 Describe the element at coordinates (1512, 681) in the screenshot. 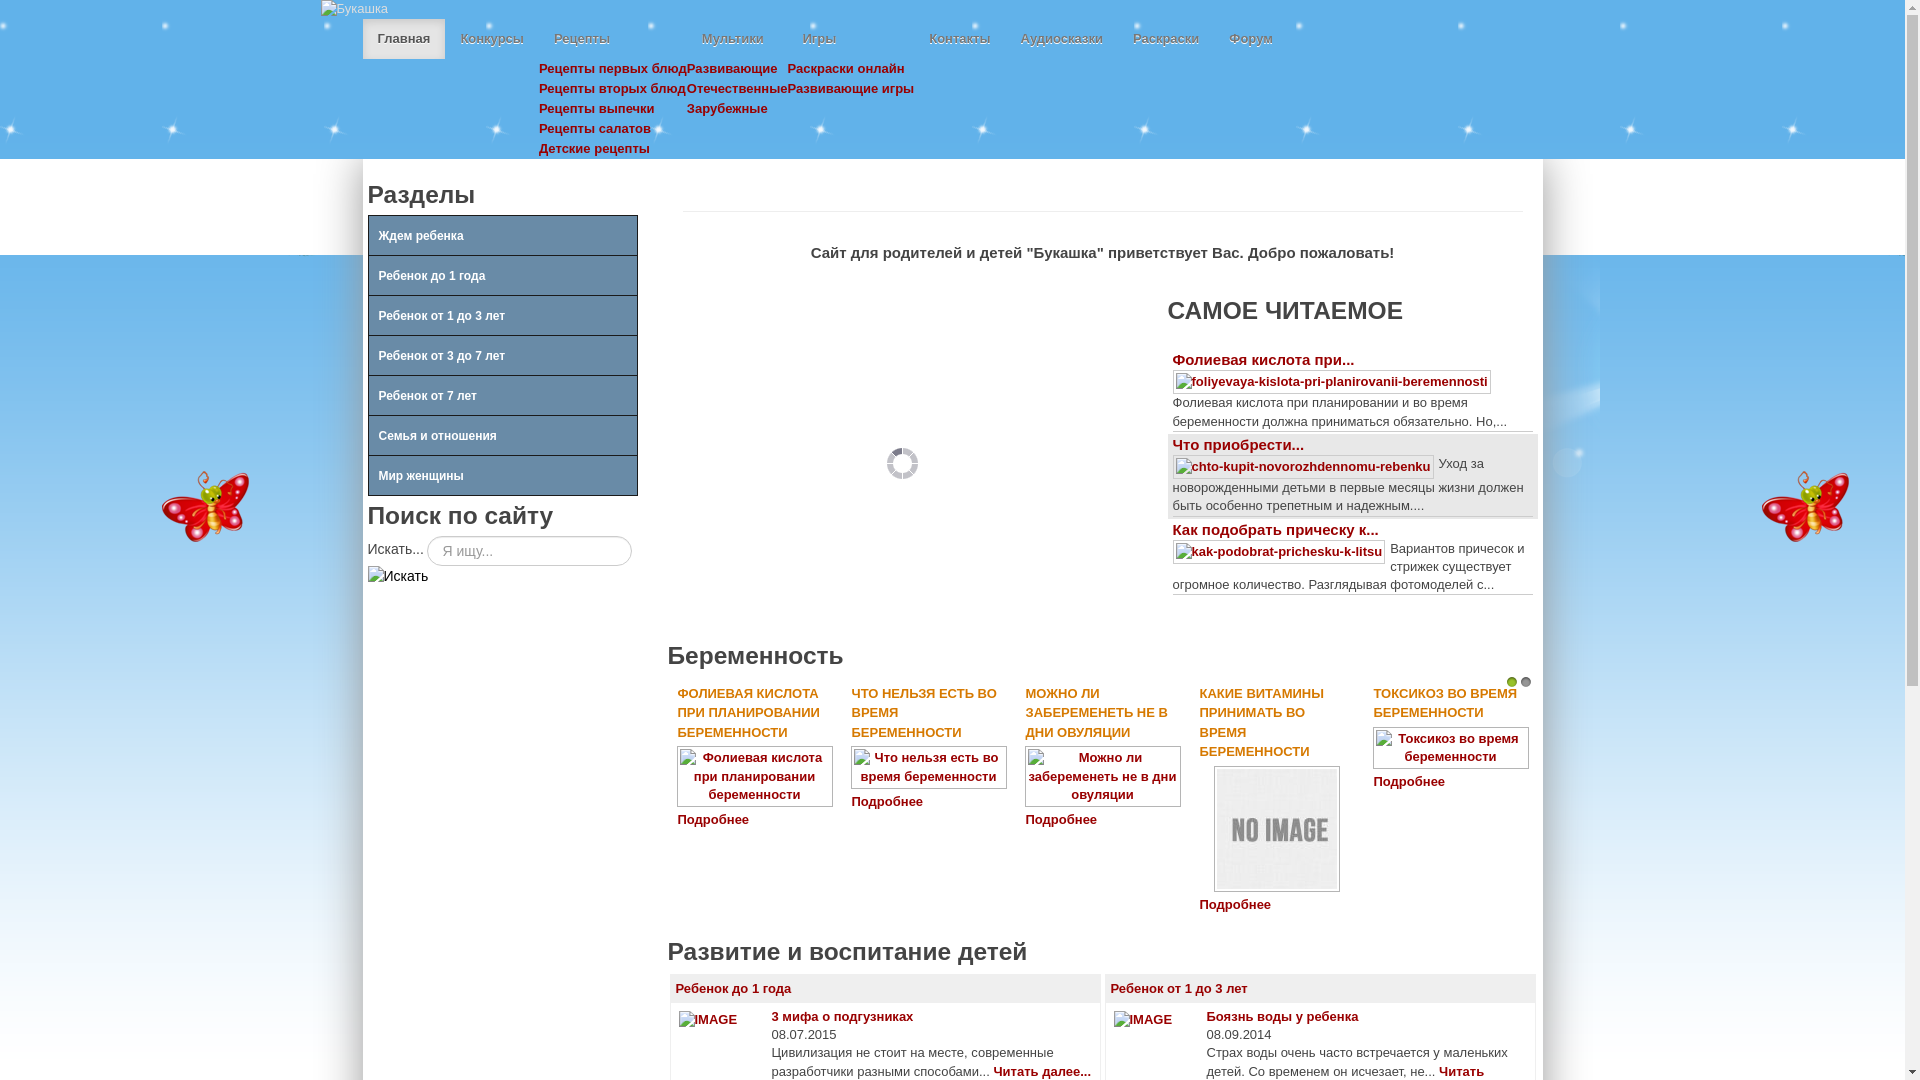

I see `'1'` at that location.